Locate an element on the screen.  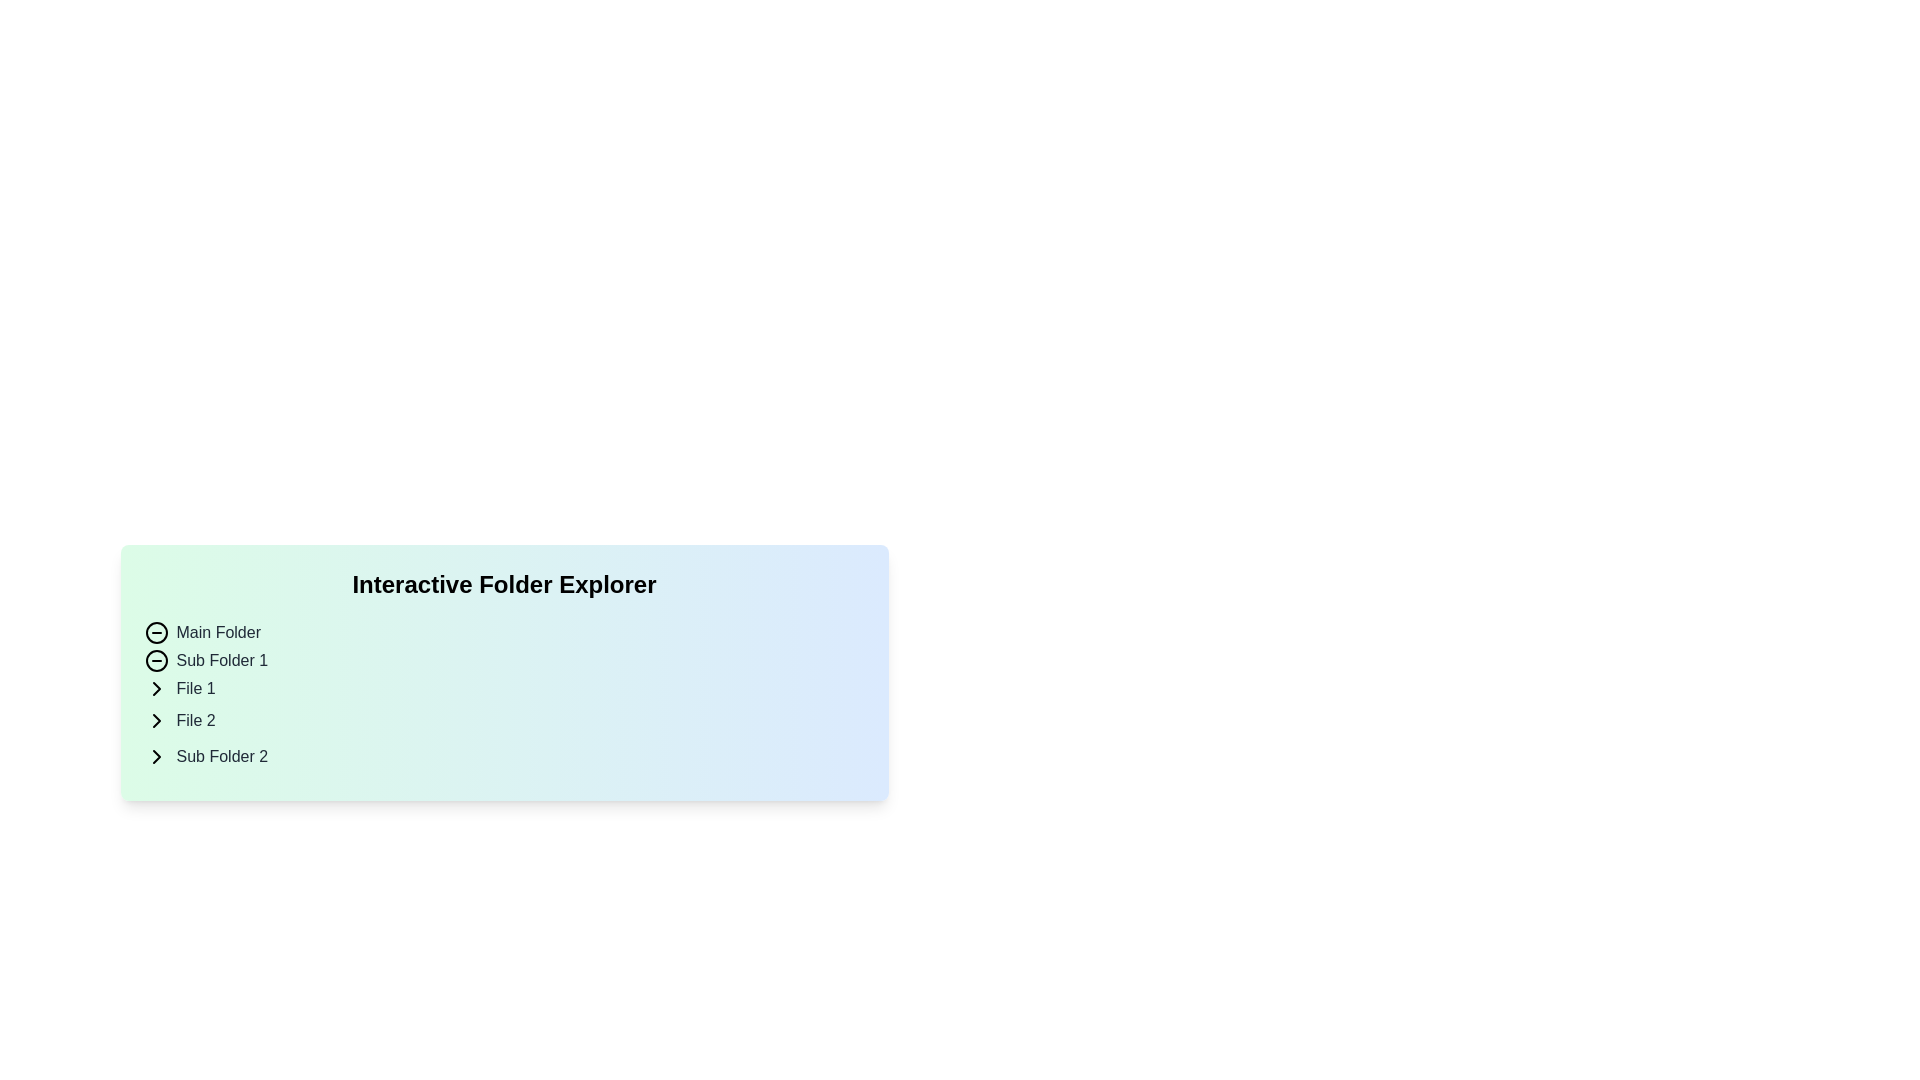
the collapse button icon located to the left of the 'Main Folder' text to hide its contents in the file explorer is located at coordinates (155, 632).